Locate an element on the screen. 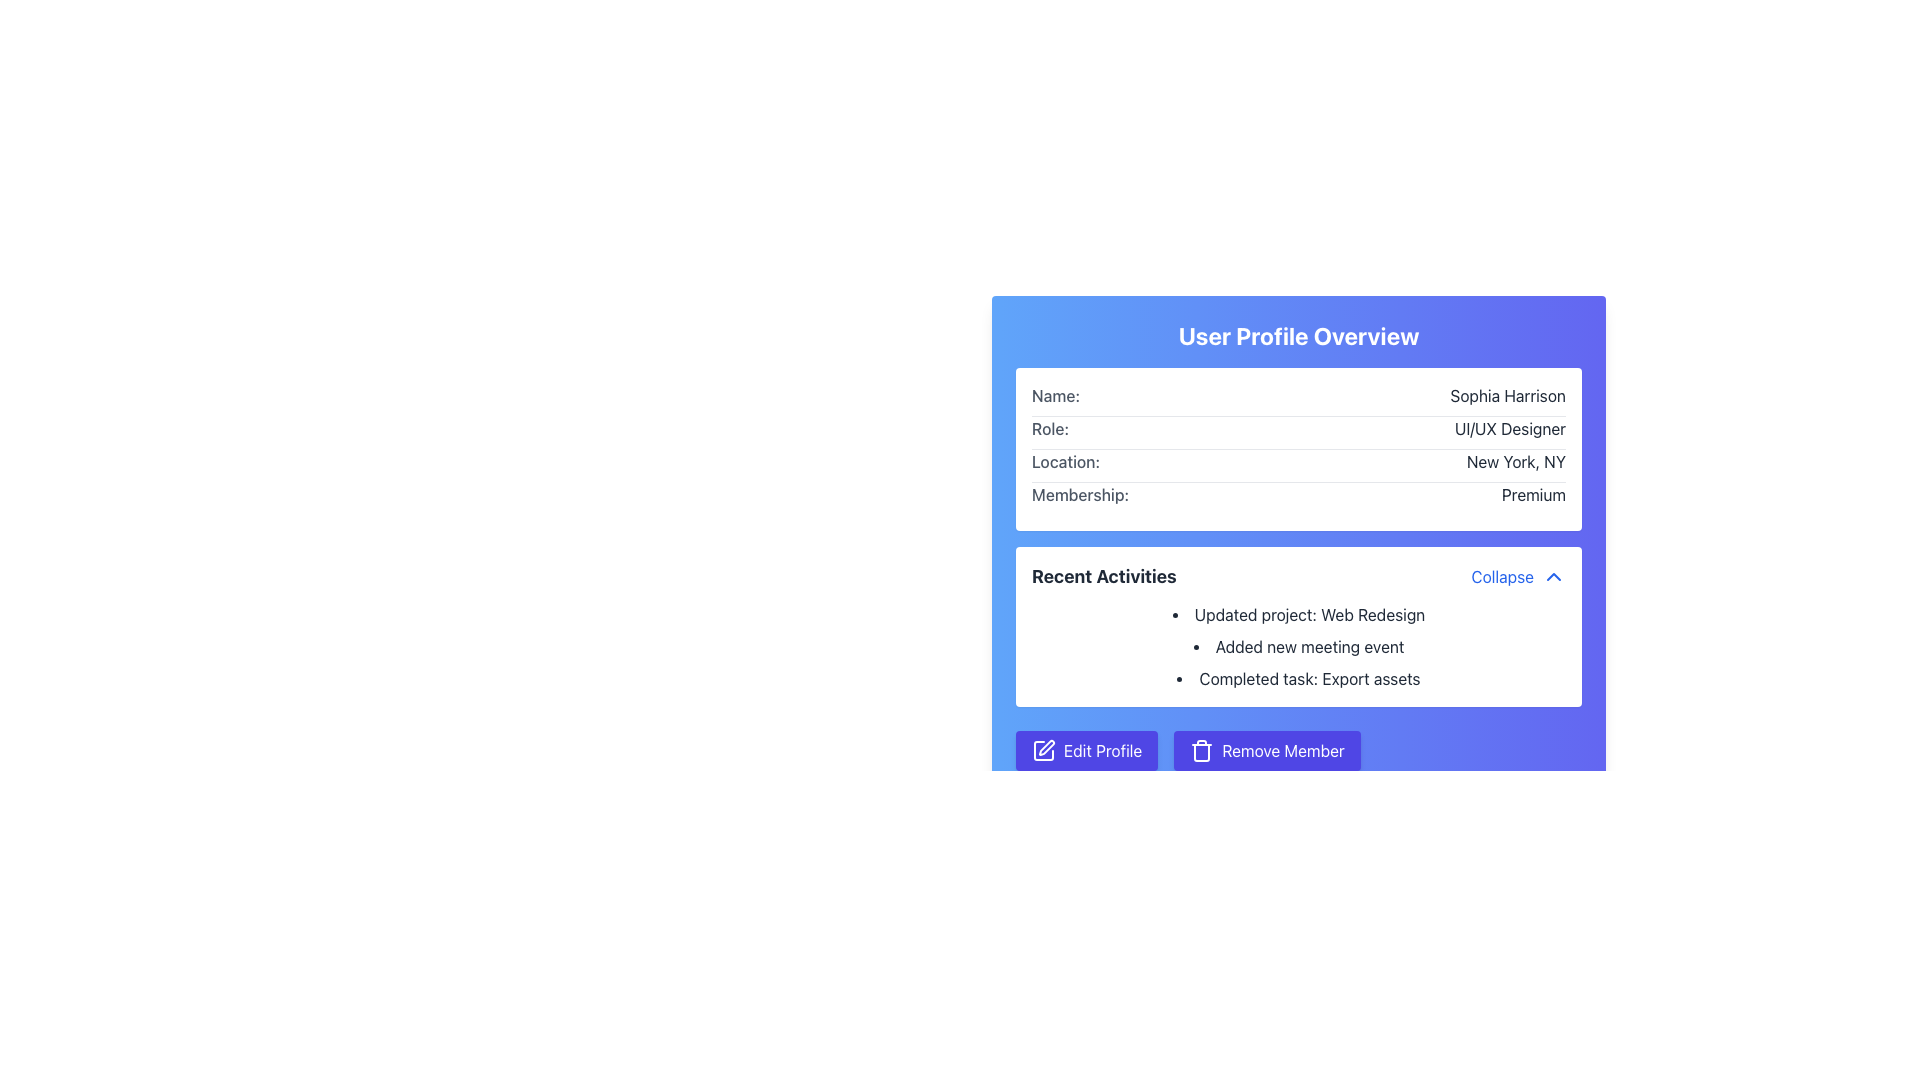 The image size is (1920, 1080). the text line displaying 'Added new meeting event' in the 'Recent Activities' section, which is the second item in a bulleted list is located at coordinates (1299, 647).